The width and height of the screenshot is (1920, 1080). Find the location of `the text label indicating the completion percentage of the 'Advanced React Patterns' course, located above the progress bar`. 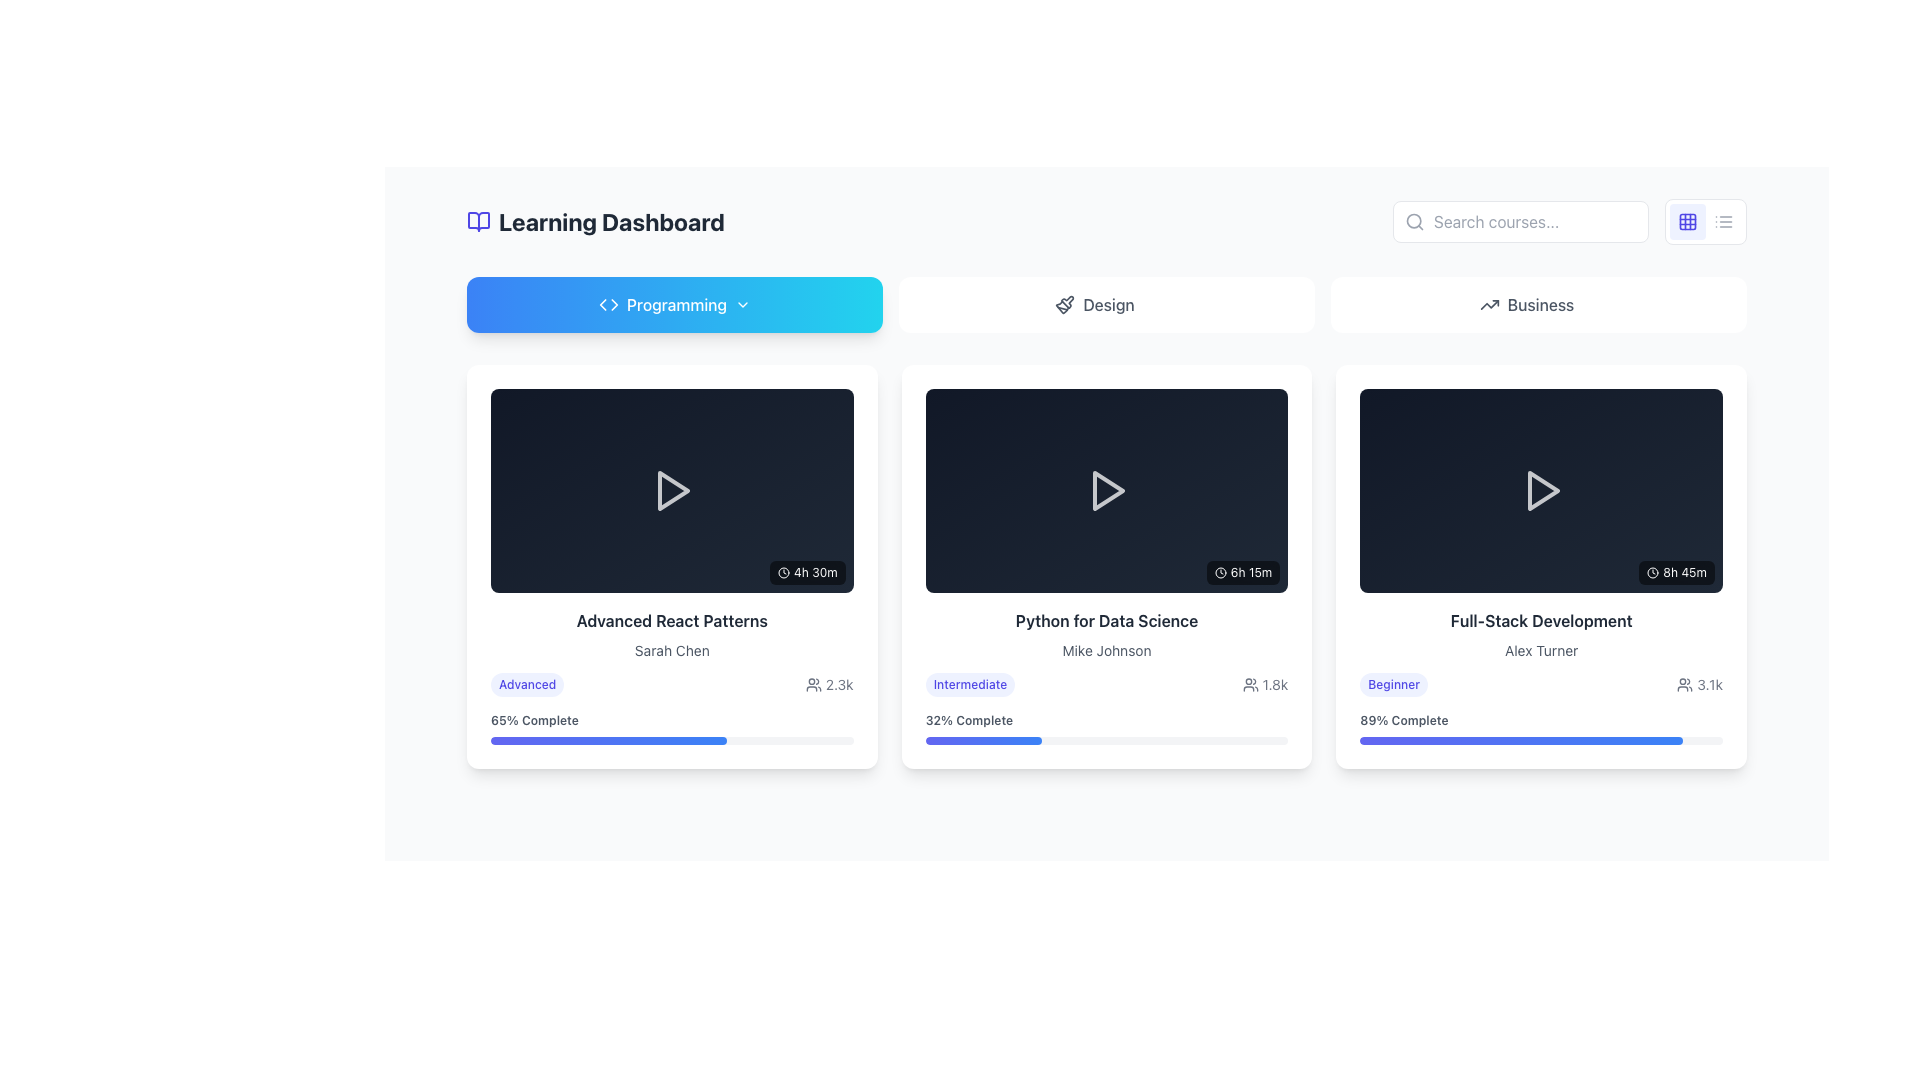

the text label indicating the completion percentage of the 'Advanced React Patterns' course, located above the progress bar is located at coordinates (534, 721).